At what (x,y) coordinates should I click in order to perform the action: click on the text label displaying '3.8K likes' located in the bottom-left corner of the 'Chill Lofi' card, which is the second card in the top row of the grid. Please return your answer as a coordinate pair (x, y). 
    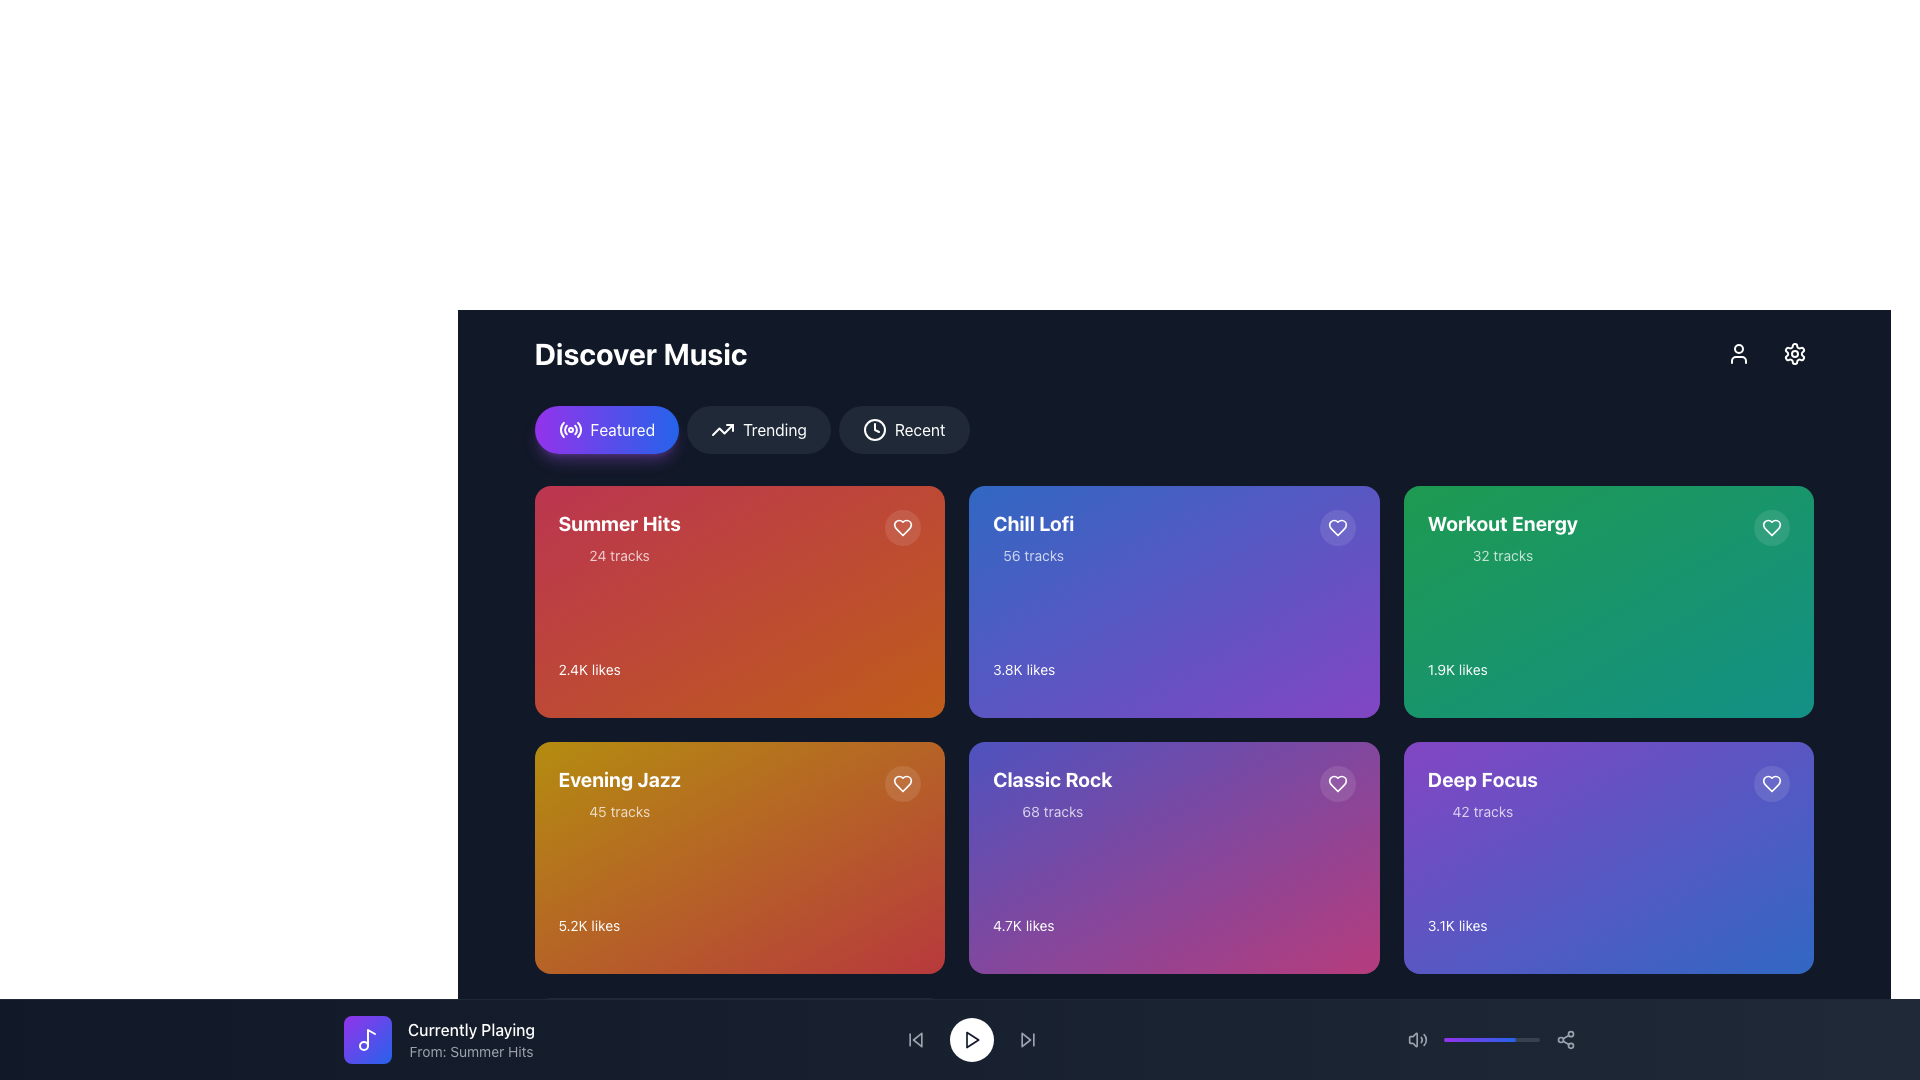
    Looking at the image, I should click on (1024, 670).